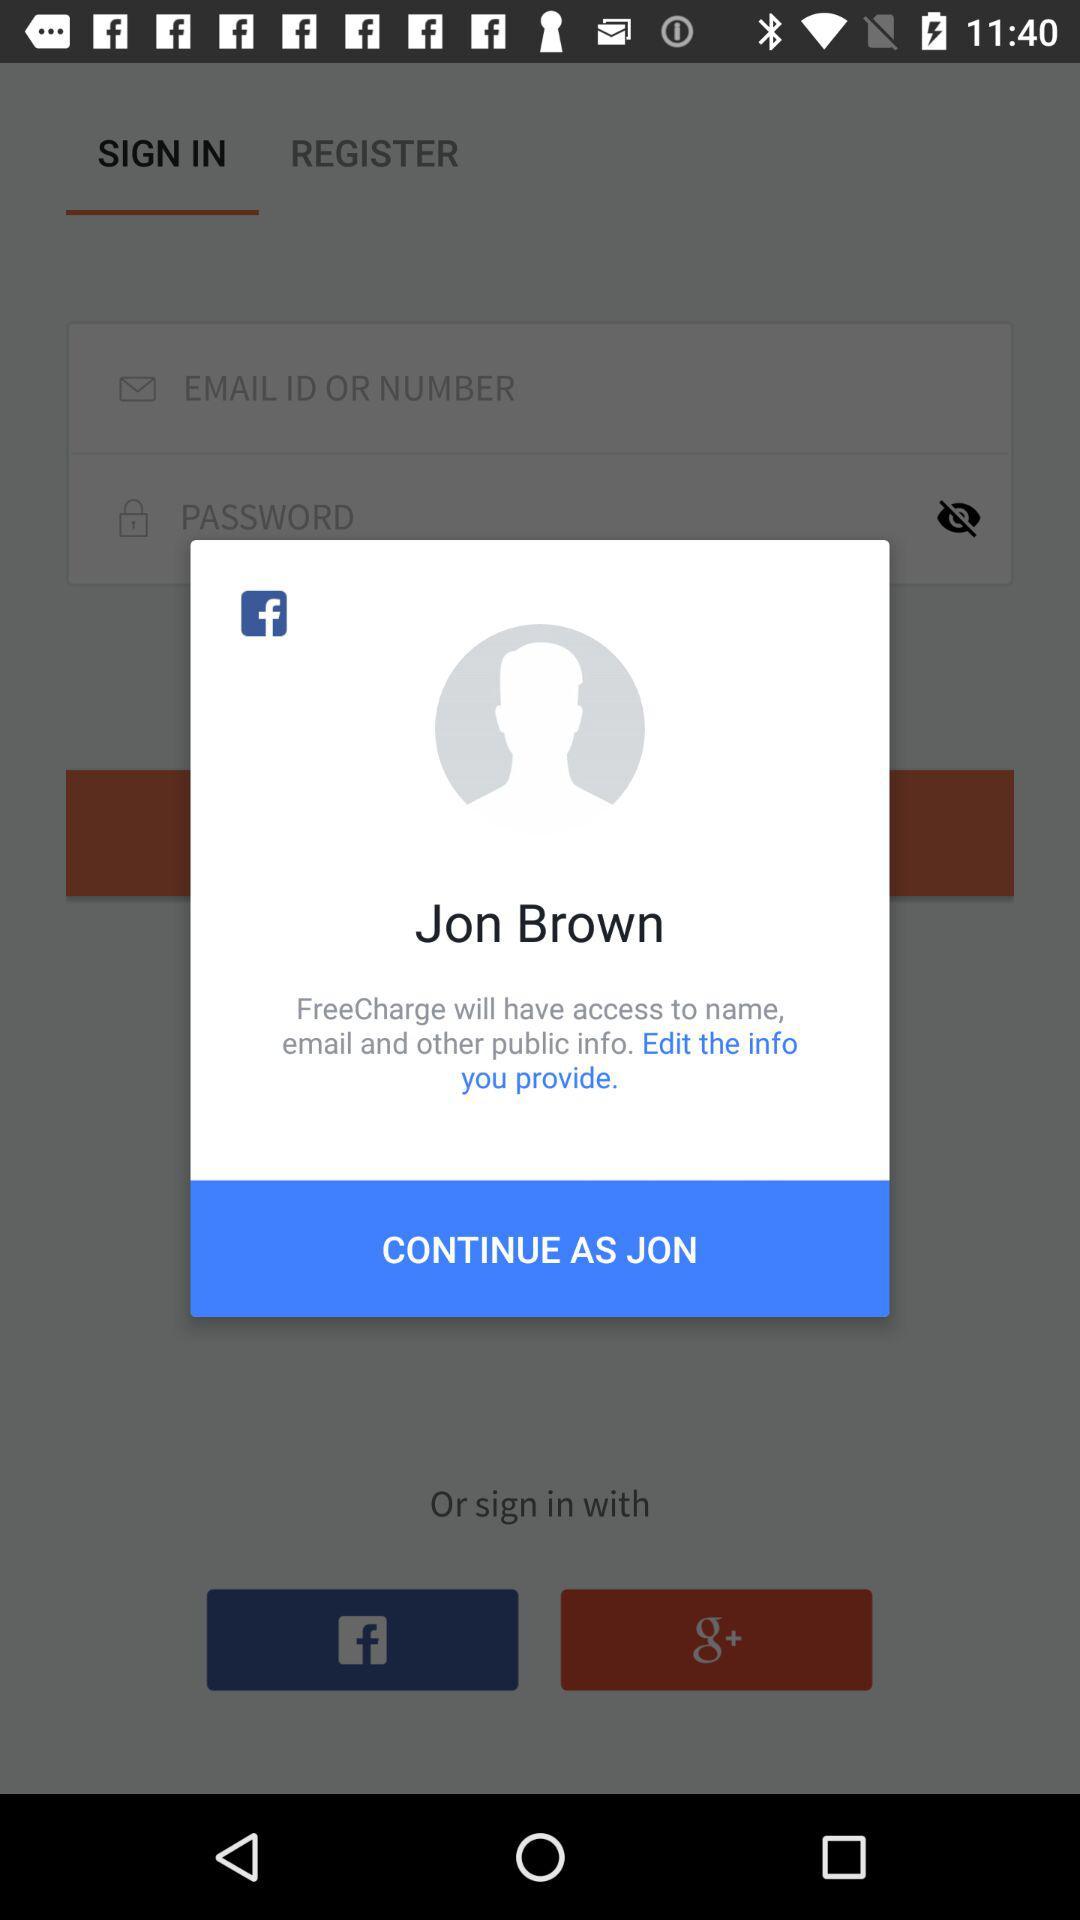 The image size is (1080, 1920). I want to click on the icon below the jon brown icon, so click(540, 1041).